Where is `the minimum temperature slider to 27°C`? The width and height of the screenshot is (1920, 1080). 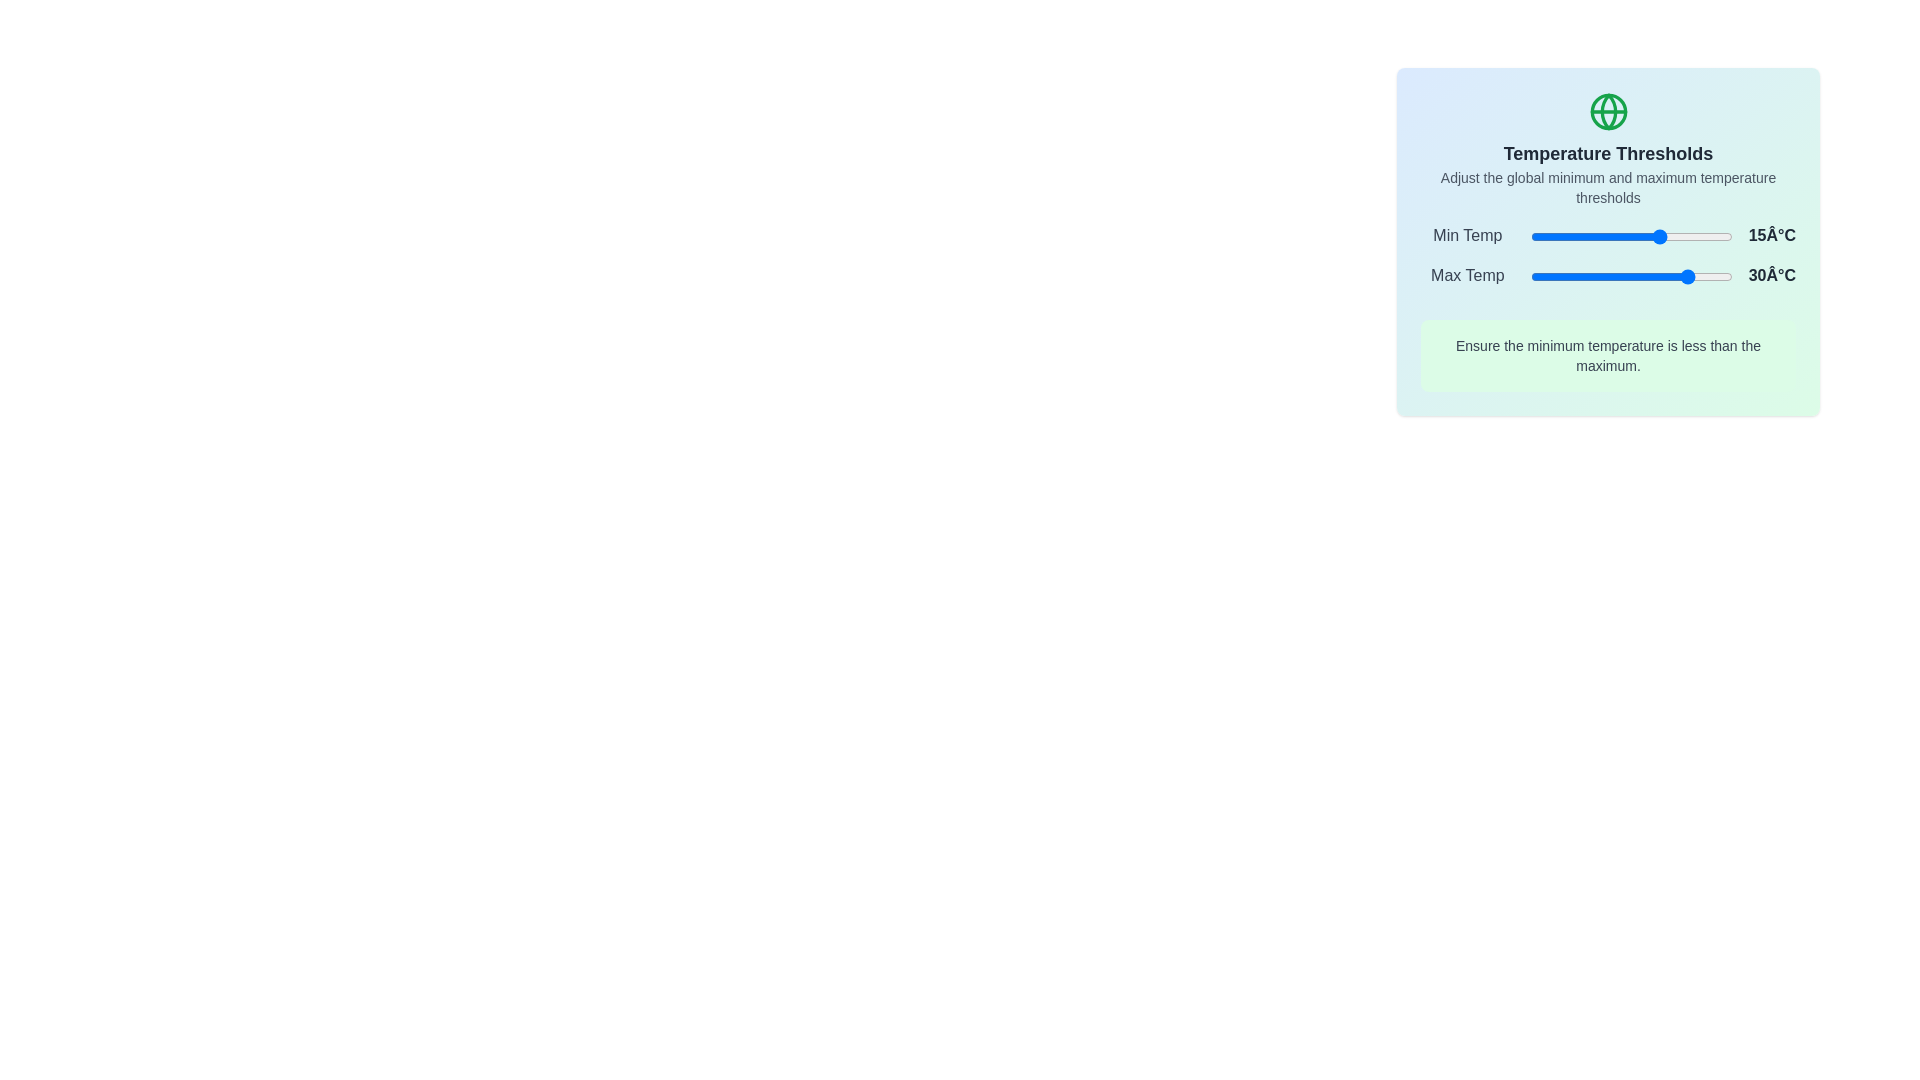
the minimum temperature slider to 27°C is located at coordinates (1685, 235).